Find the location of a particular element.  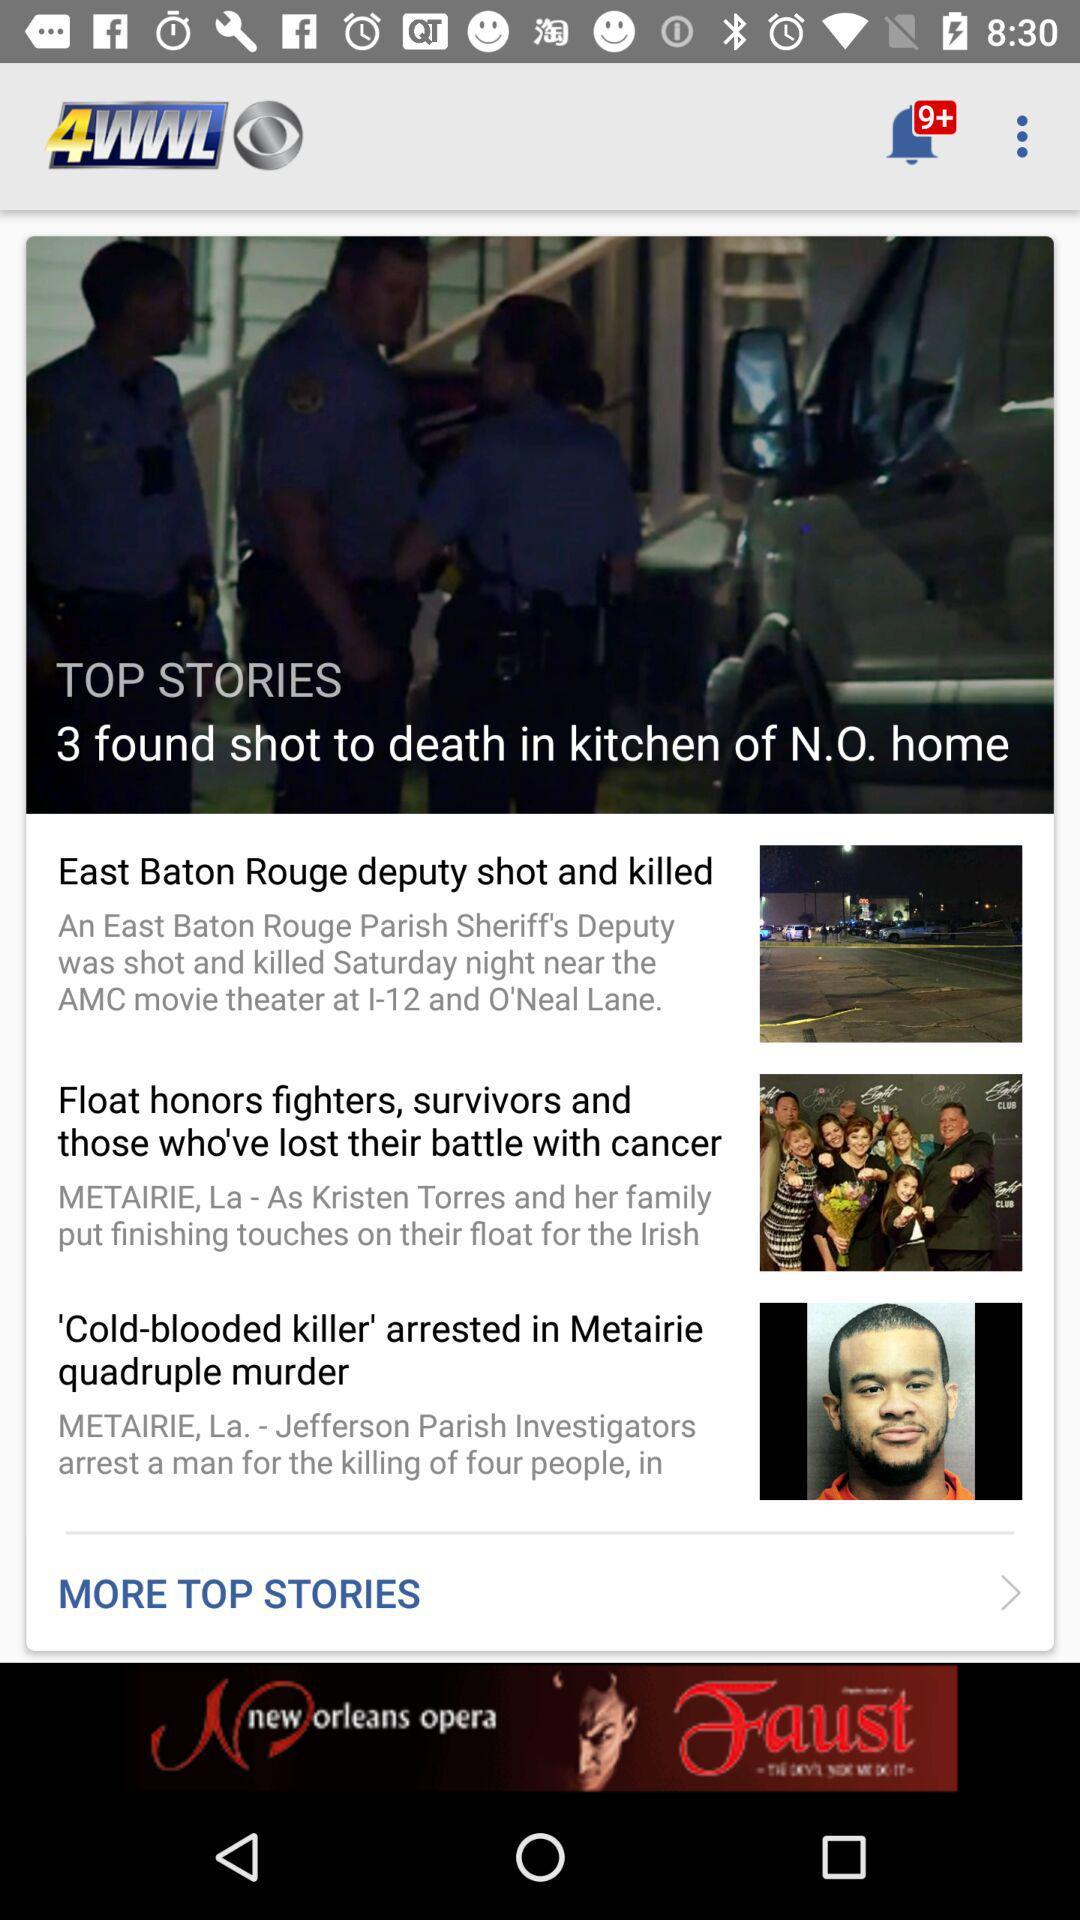

the item below more top stories item is located at coordinates (540, 1727).